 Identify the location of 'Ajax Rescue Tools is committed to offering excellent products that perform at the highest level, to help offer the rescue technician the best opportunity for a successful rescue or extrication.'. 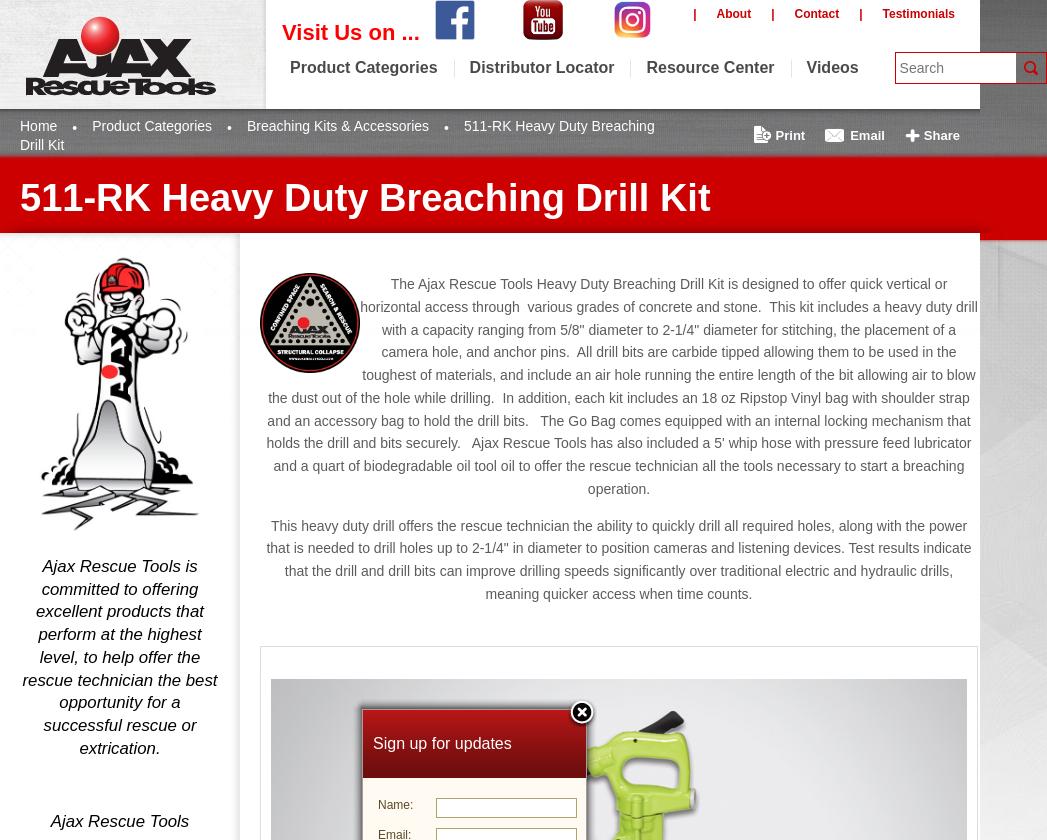
(118, 656).